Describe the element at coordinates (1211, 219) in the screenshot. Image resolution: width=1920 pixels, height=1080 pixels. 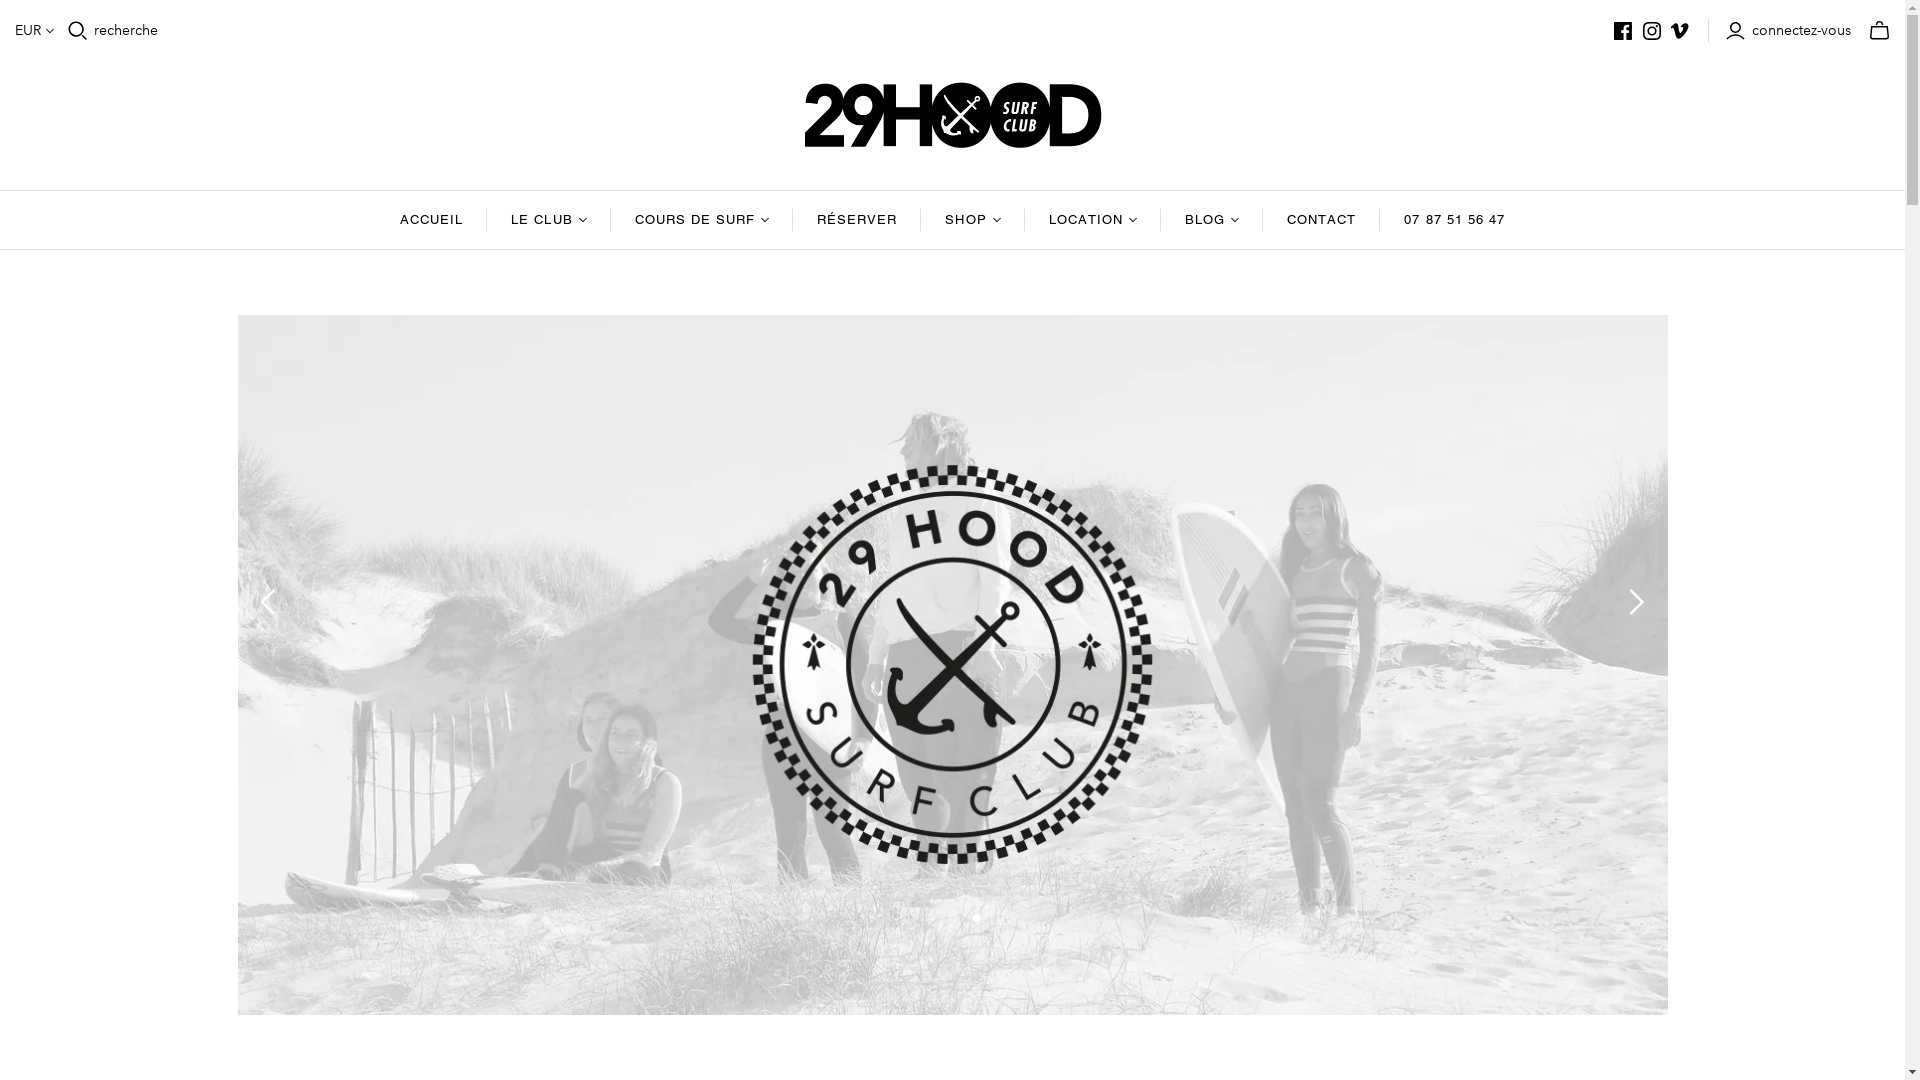
I see `'BLOG'` at that location.